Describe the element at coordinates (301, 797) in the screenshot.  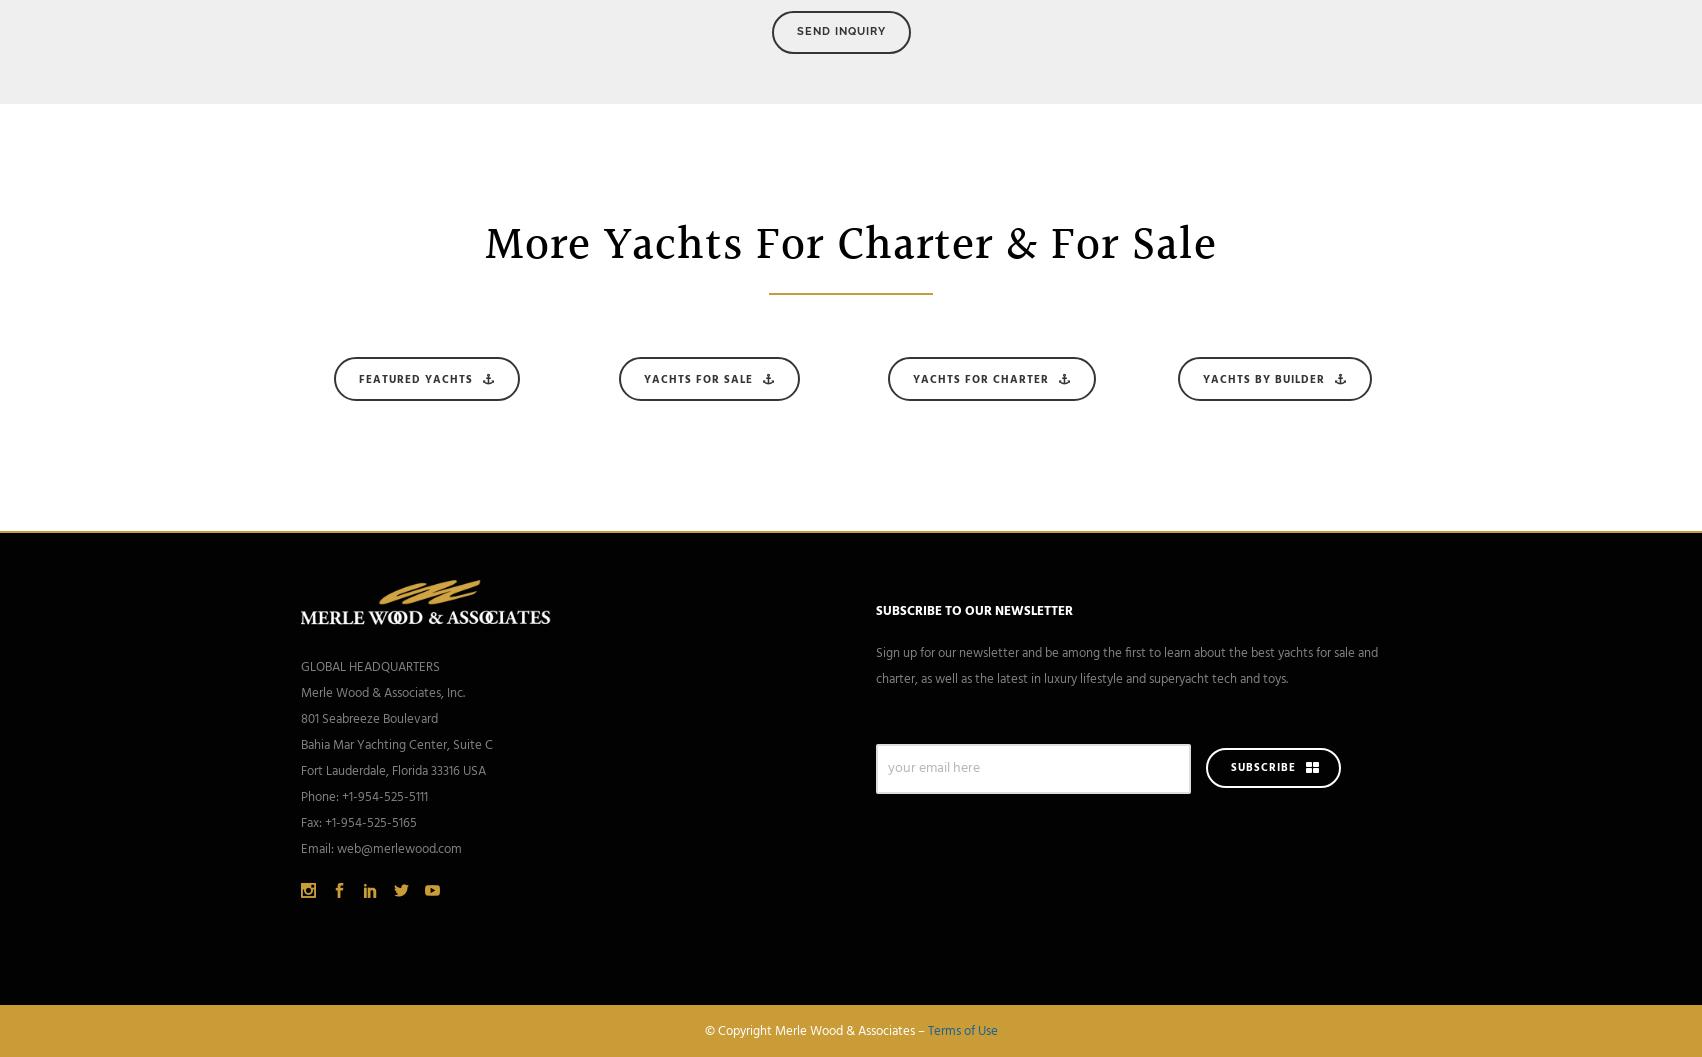
I see `'Phone: +1-954-525-5111'` at that location.